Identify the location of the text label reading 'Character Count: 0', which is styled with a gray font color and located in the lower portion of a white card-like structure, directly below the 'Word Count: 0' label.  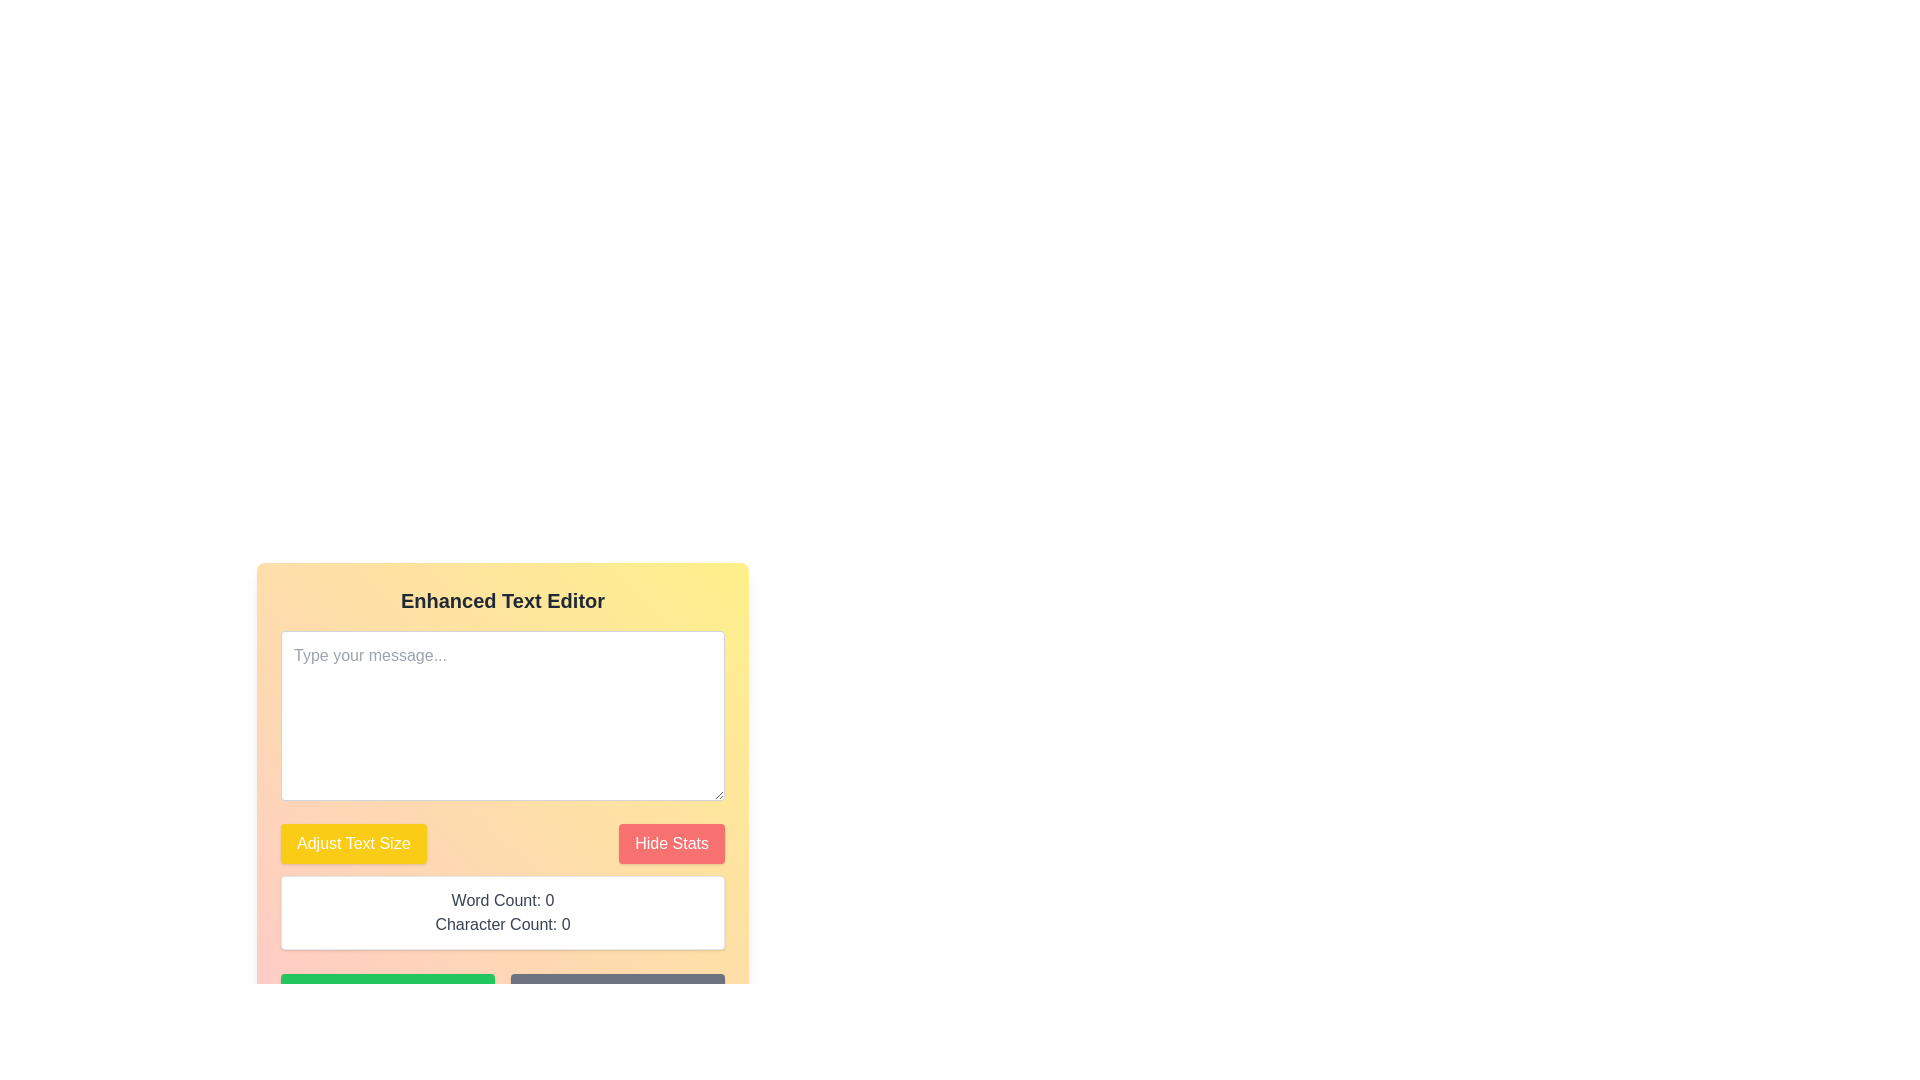
(503, 925).